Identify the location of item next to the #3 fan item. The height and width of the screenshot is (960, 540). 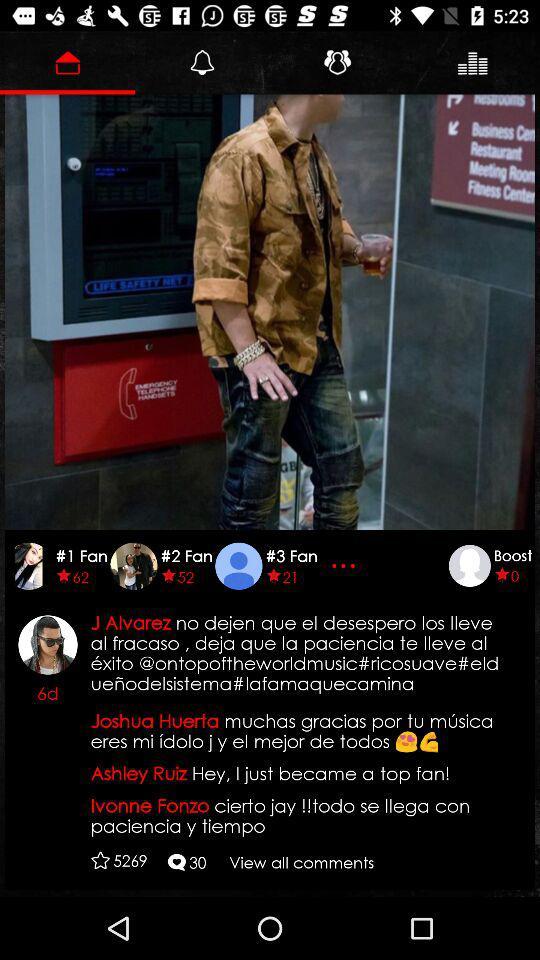
(345, 565).